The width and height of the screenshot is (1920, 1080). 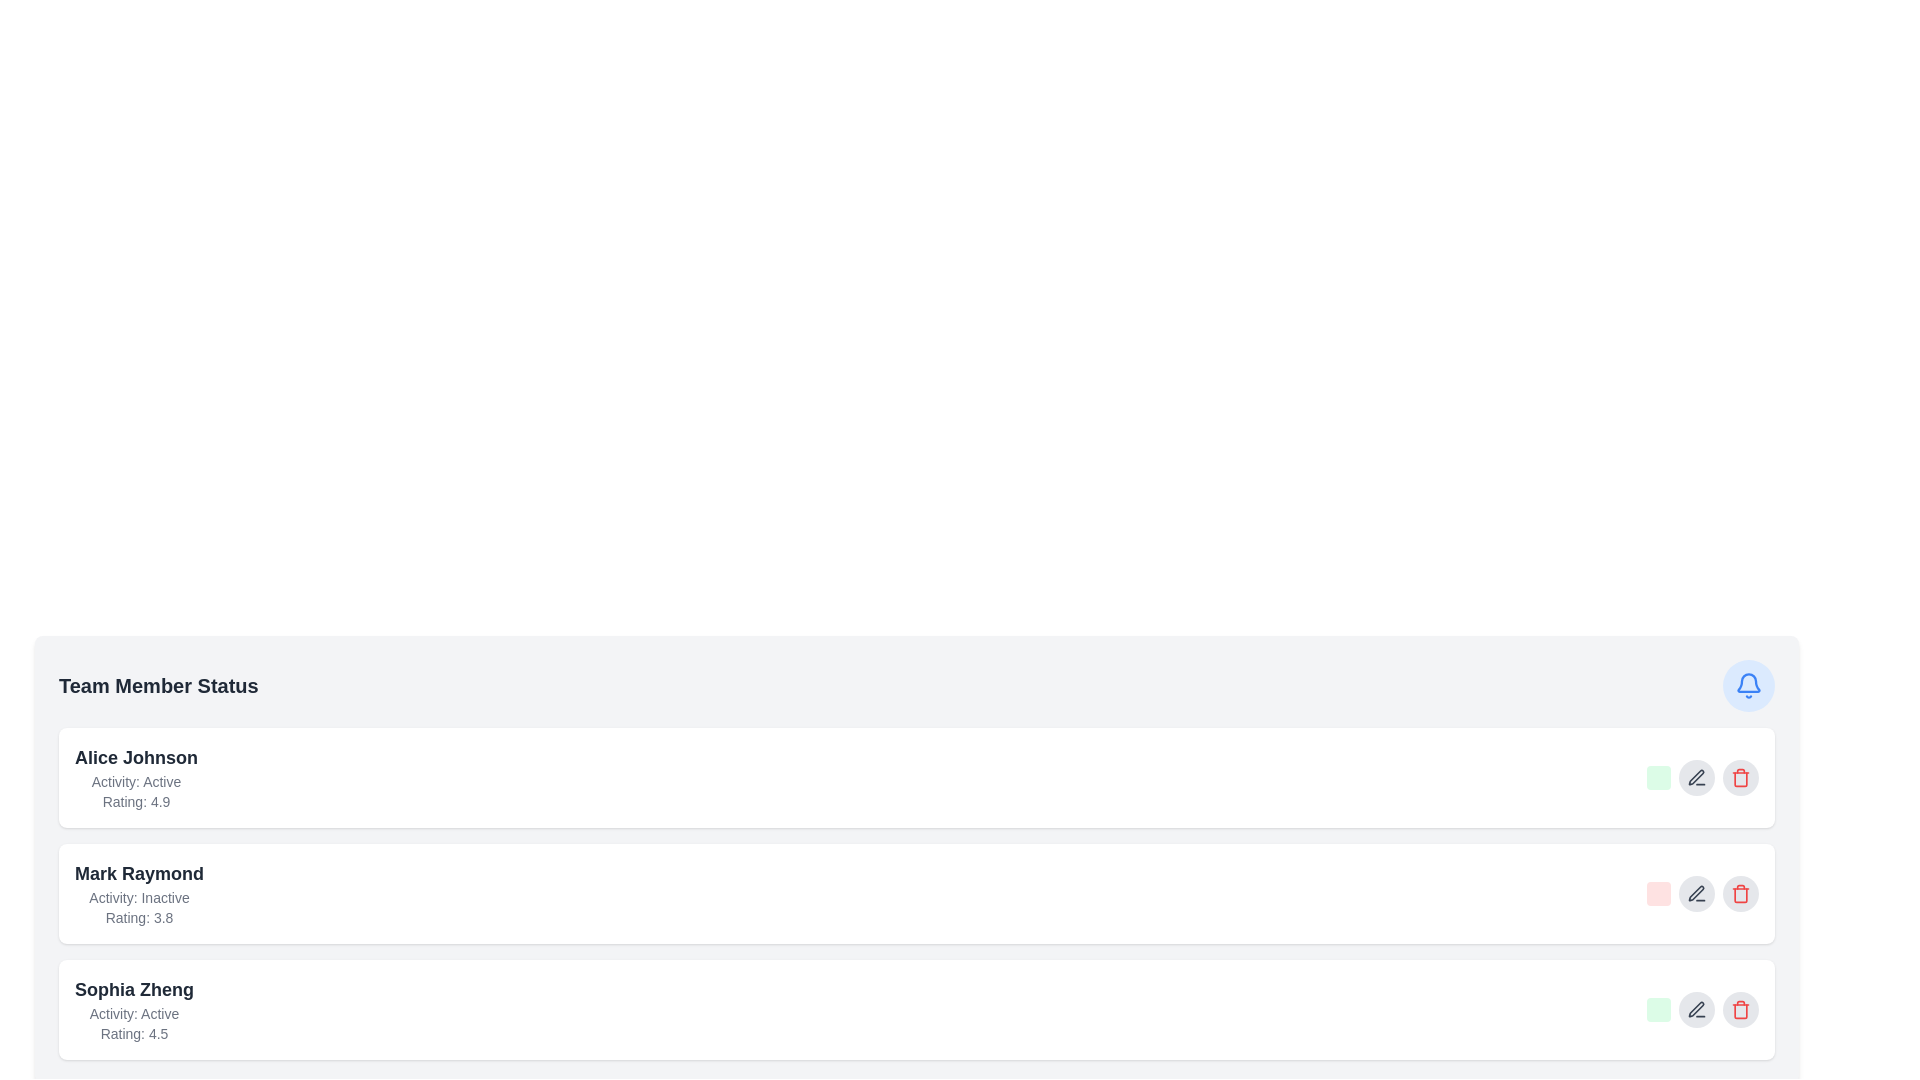 What do you see at coordinates (1702, 777) in the screenshot?
I see `the edit button for 'Alice Johnson'` at bounding box center [1702, 777].